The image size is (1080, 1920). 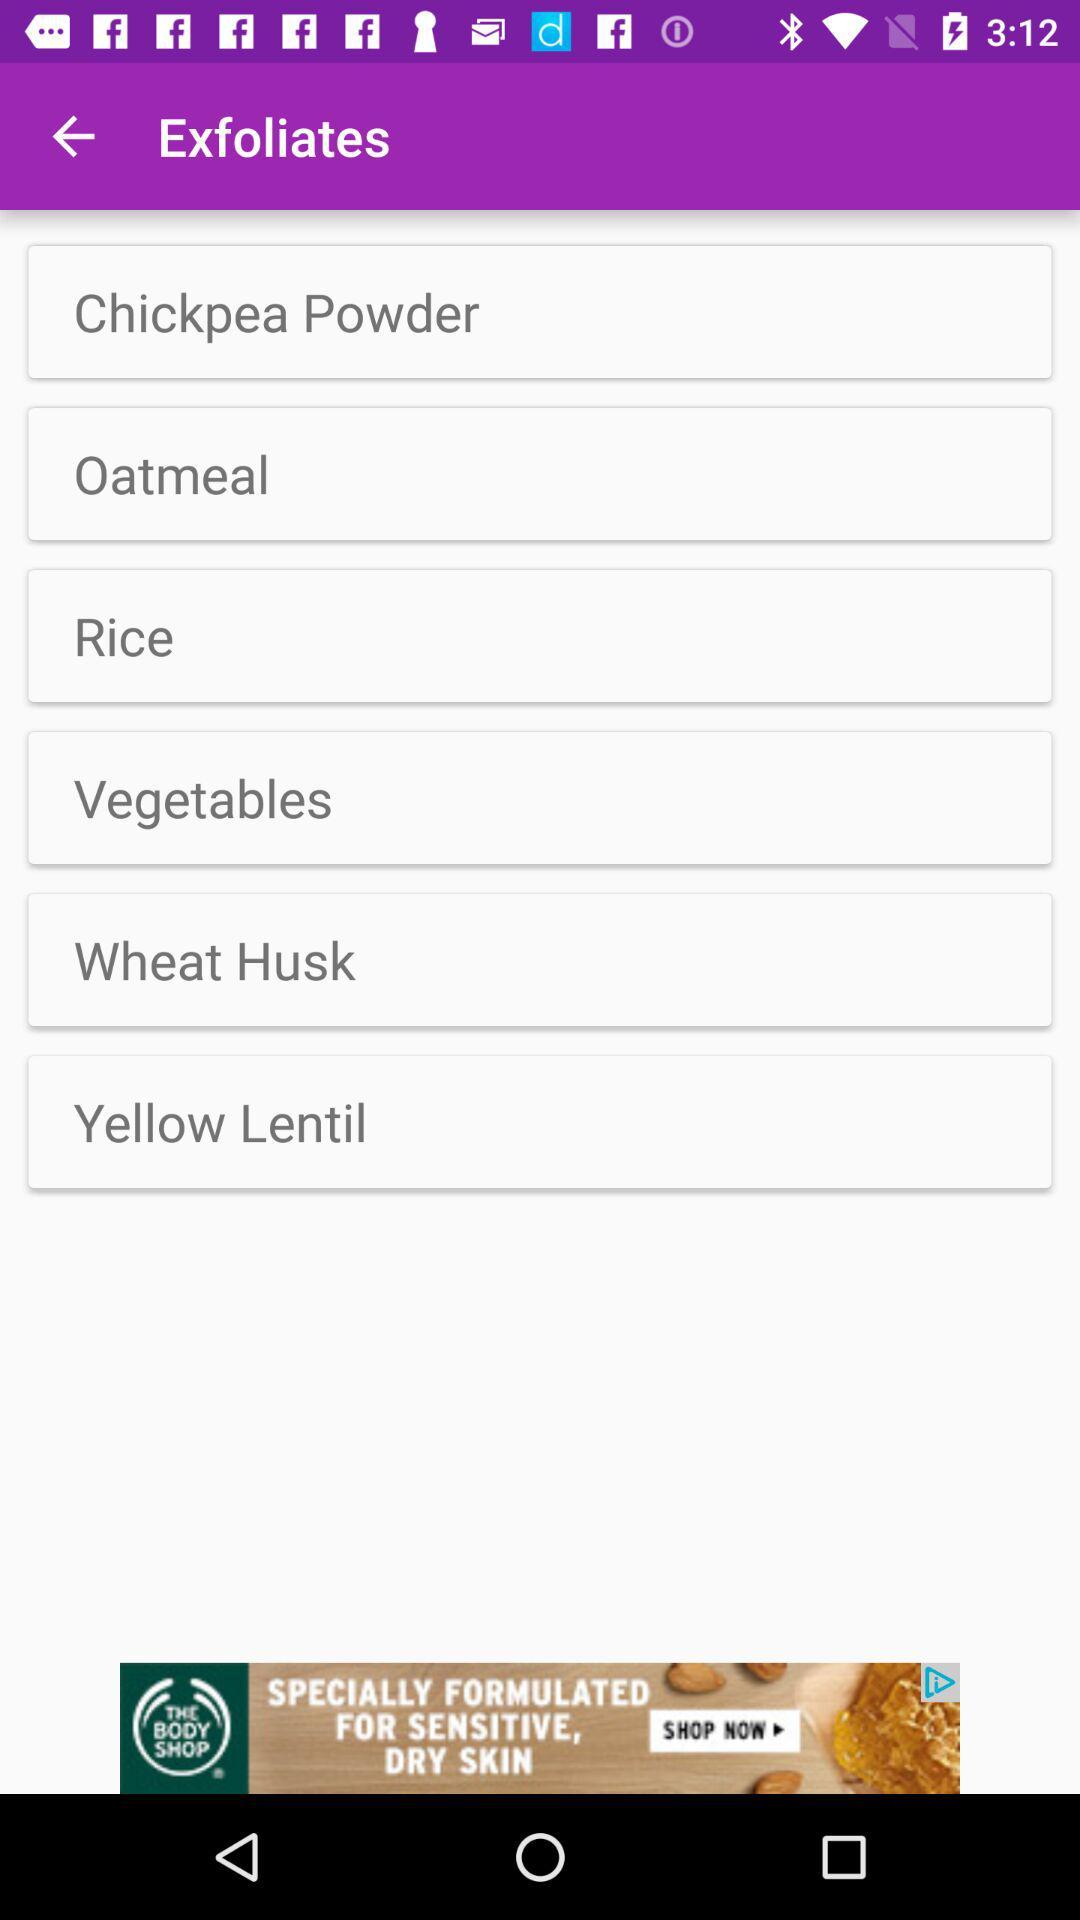 I want to click on advertising pop up banner, so click(x=540, y=1727).